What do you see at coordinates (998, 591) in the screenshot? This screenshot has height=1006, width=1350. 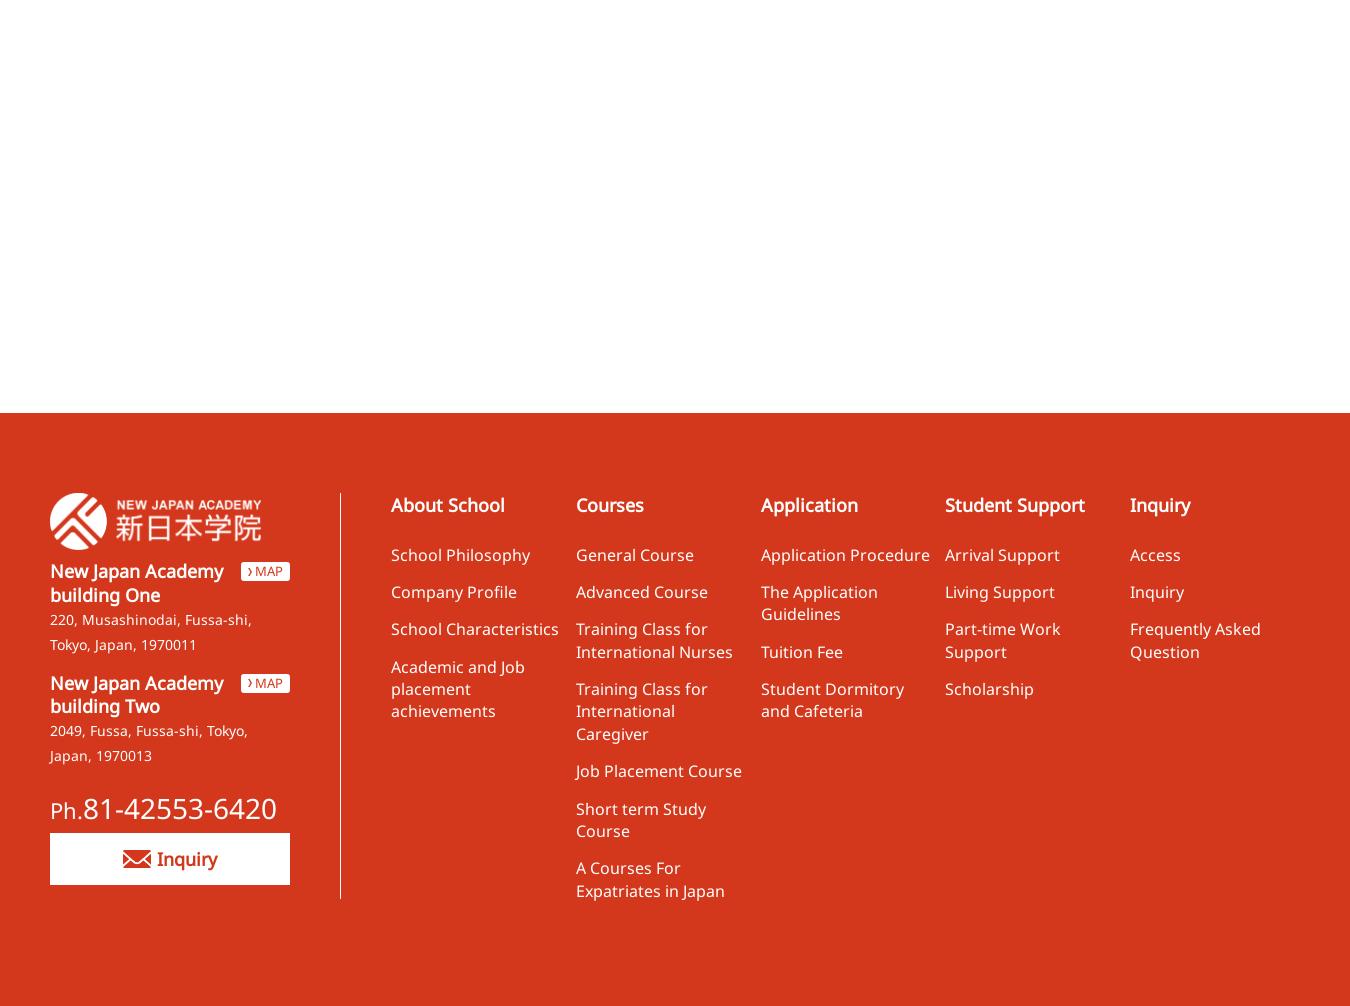 I see `'Living Support'` at bounding box center [998, 591].